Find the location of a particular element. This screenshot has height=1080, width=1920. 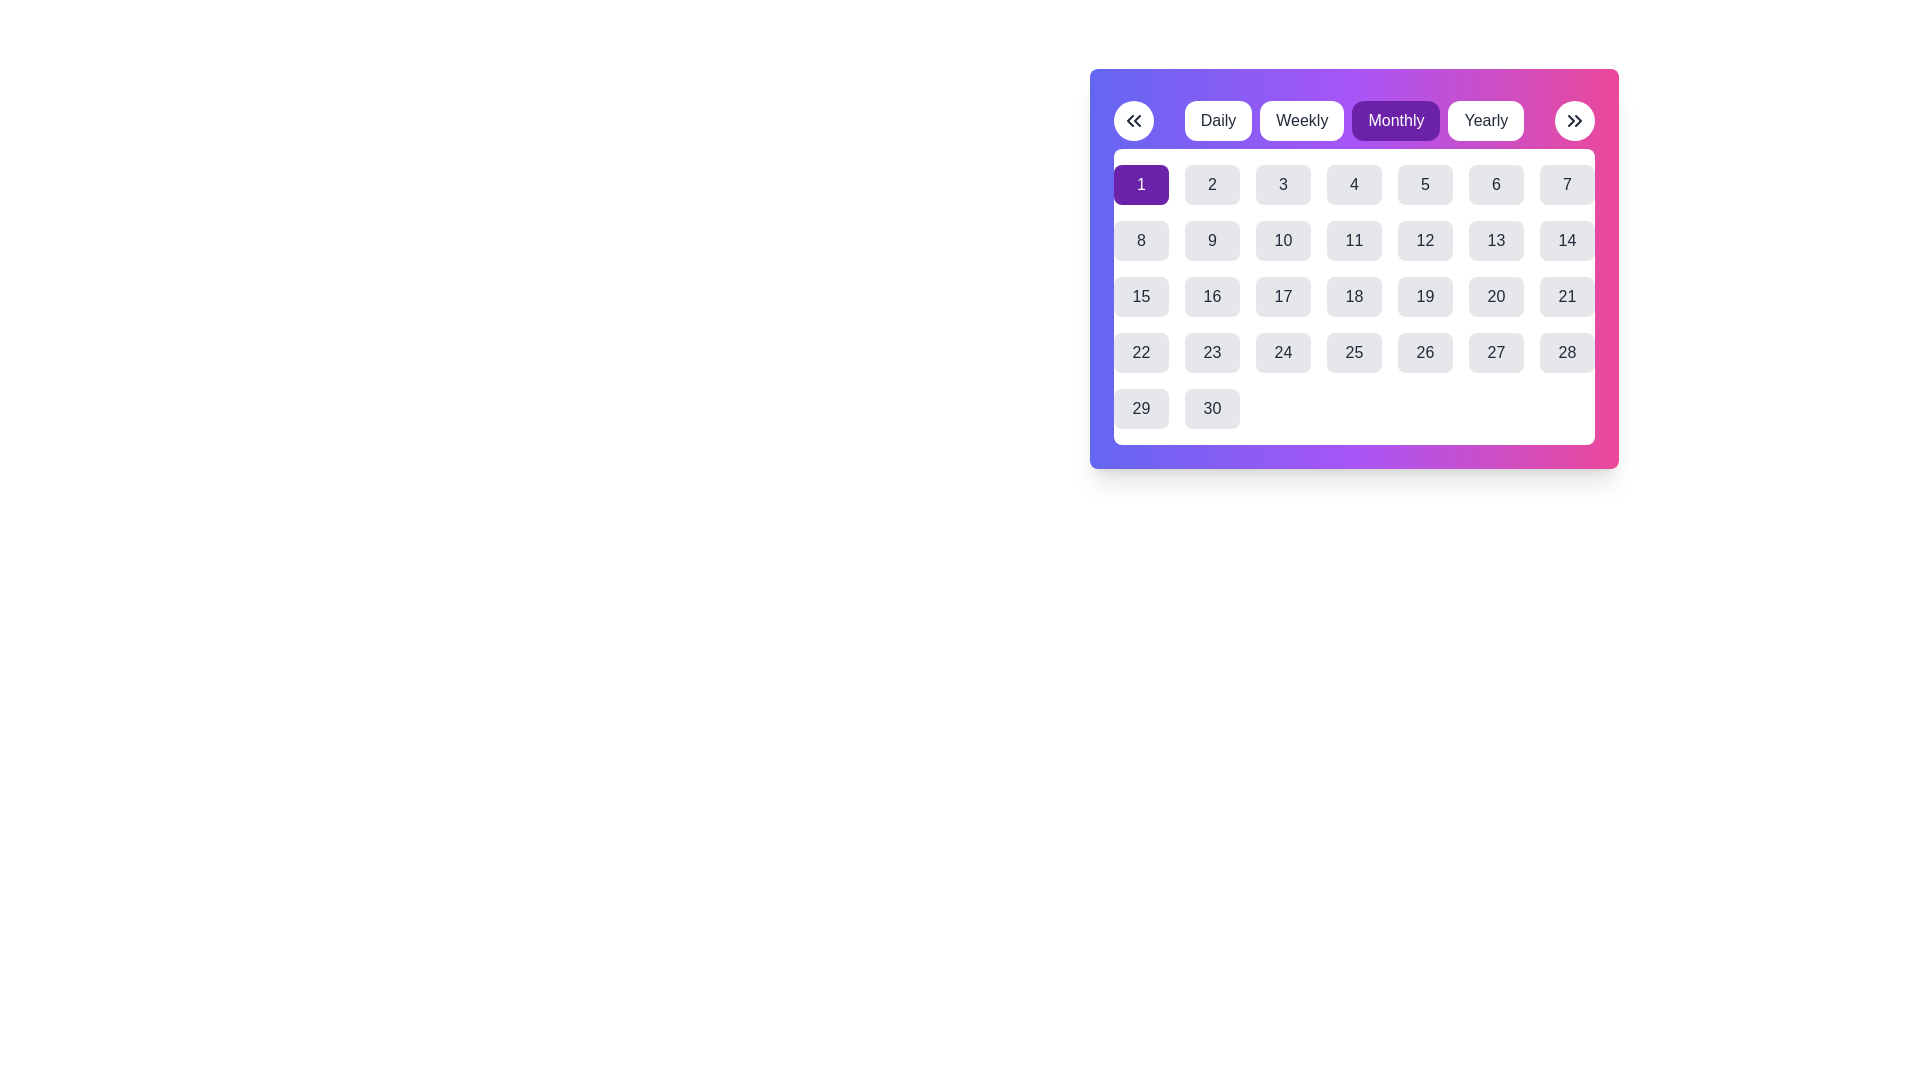

the button representing the 10th day in the calendar interface is located at coordinates (1283, 239).